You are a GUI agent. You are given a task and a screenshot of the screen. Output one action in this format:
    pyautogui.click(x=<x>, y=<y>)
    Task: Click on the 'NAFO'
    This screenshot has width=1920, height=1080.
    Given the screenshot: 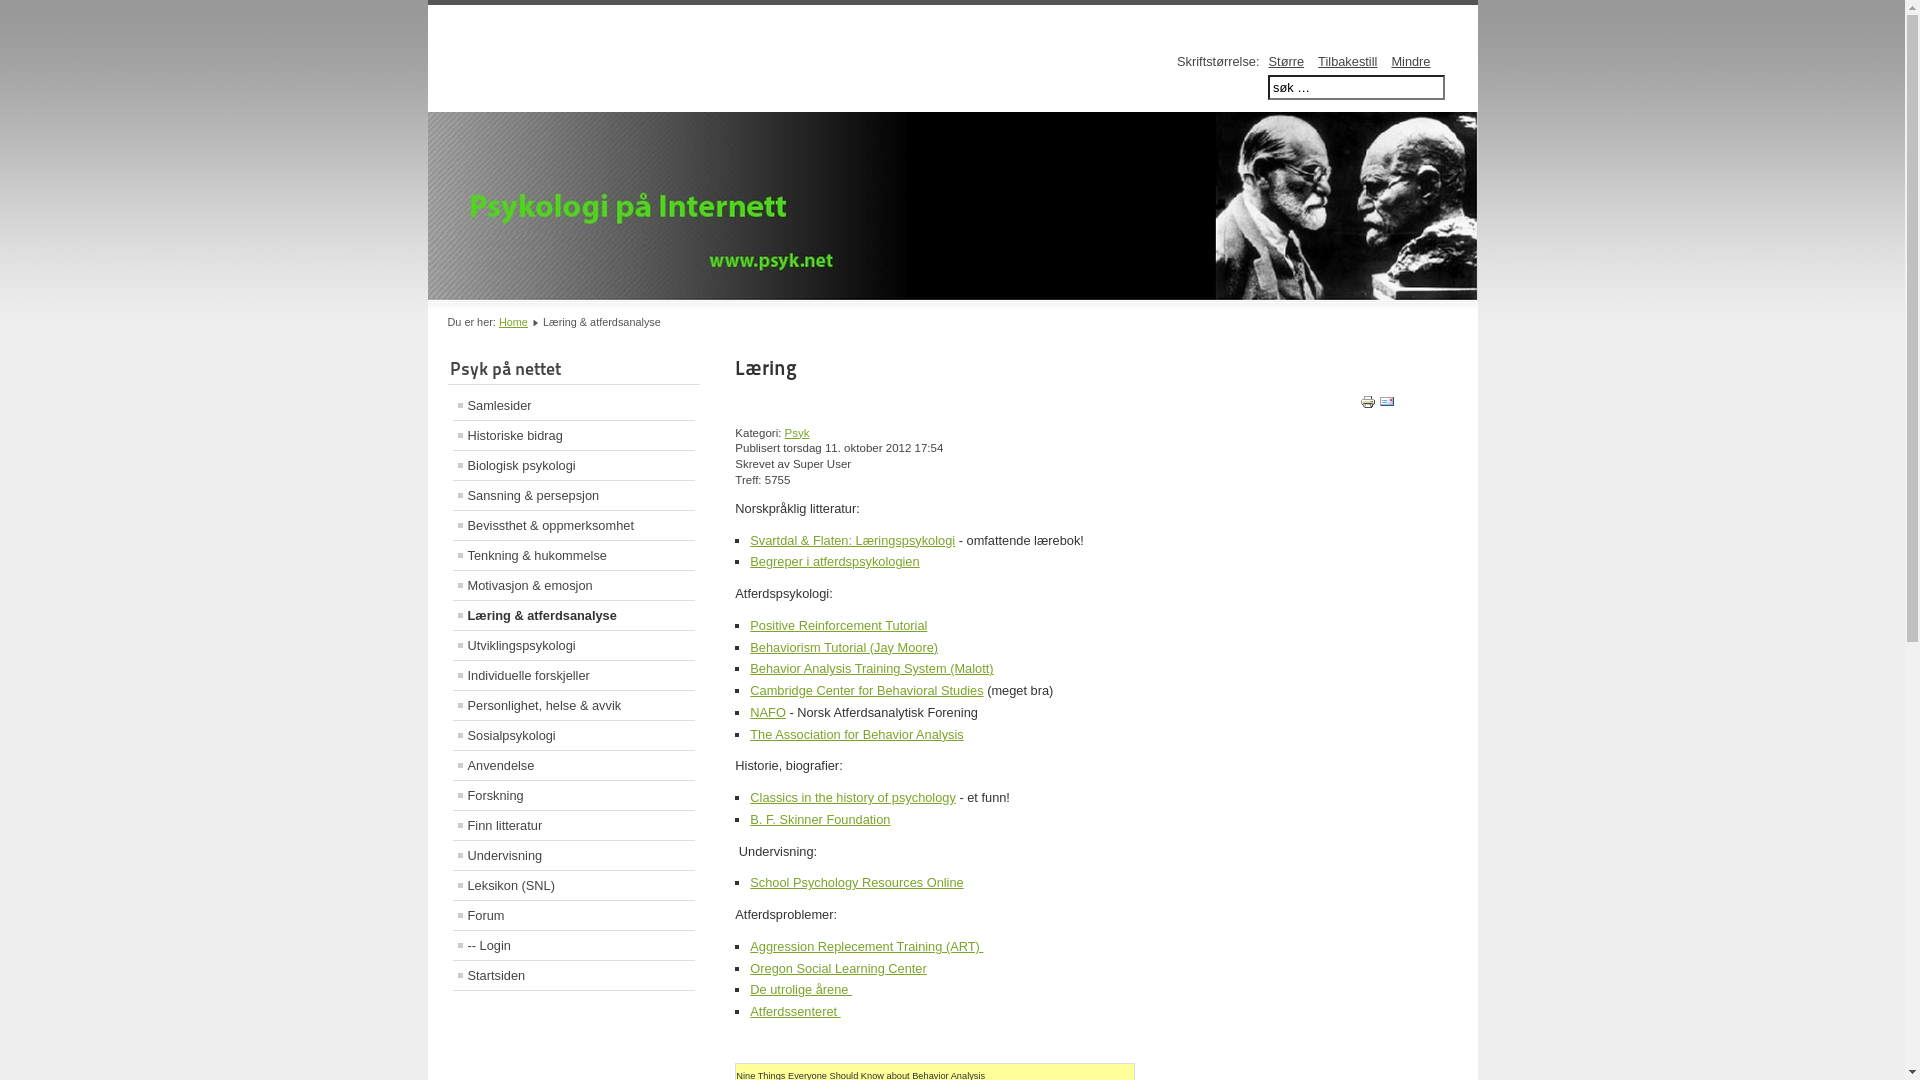 What is the action you would take?
    pyautogui.click(x=767, y=711)
    